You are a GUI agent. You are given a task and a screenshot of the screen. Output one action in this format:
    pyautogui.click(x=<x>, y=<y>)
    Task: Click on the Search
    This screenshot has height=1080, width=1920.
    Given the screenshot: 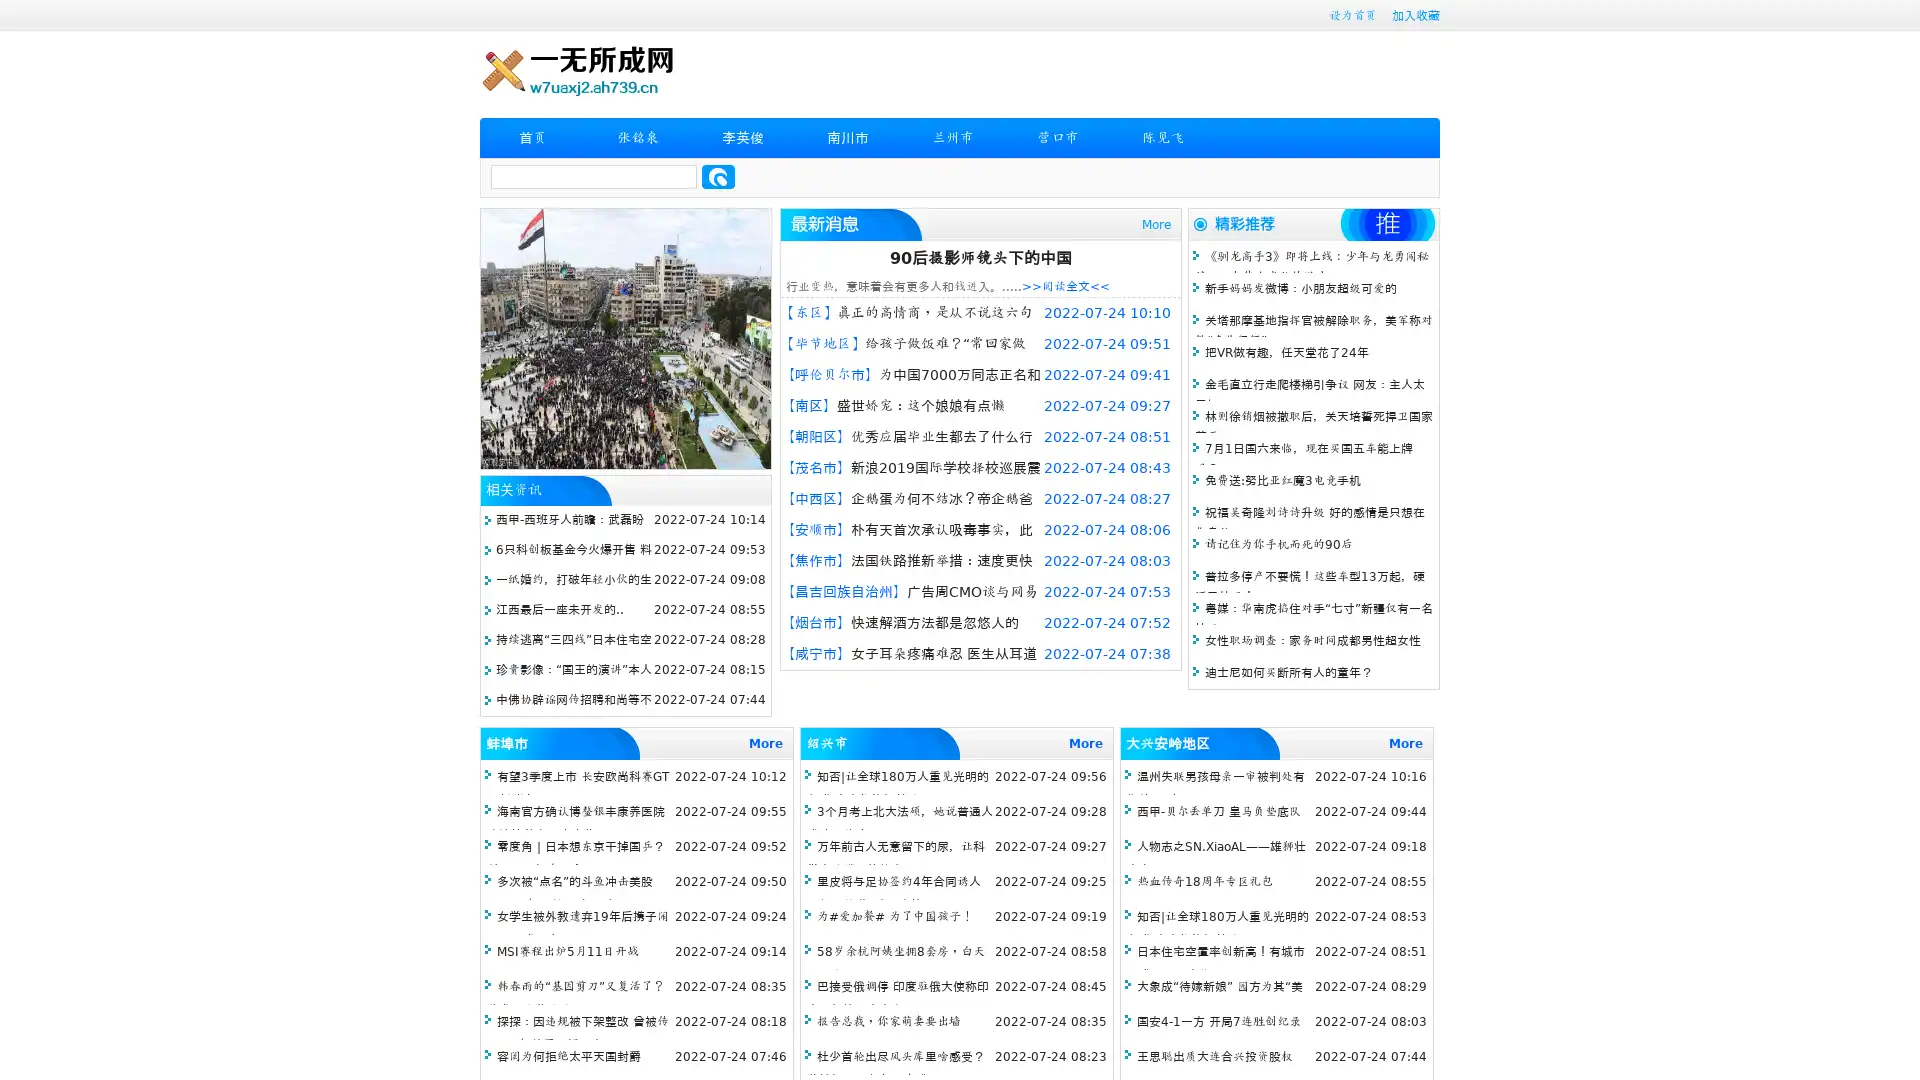 What is the action you would take?
    pyautogui.click(x=718, y=176)
    